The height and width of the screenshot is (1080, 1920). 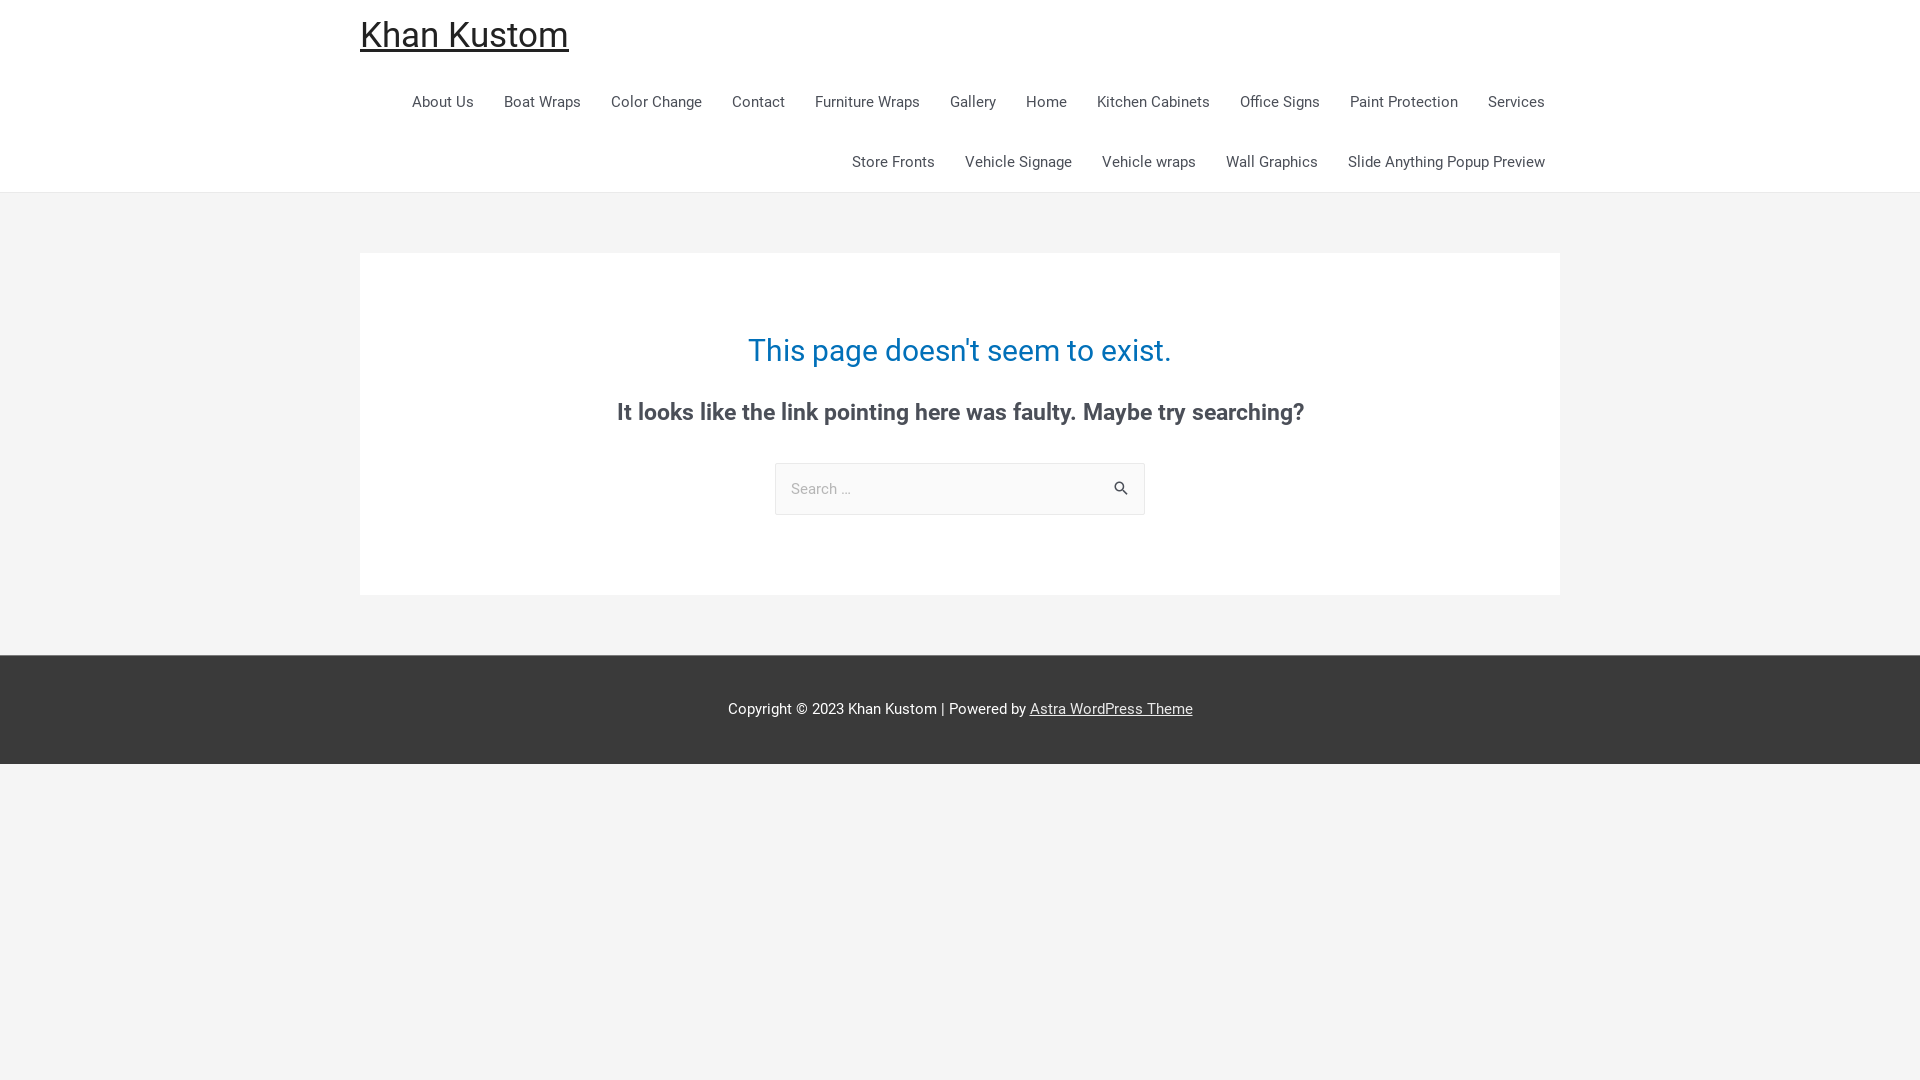 What do you see at coordinates (800, 101) in the screenshot?
I see `'Furniture Wraps'` at bounding box center [800, 101].